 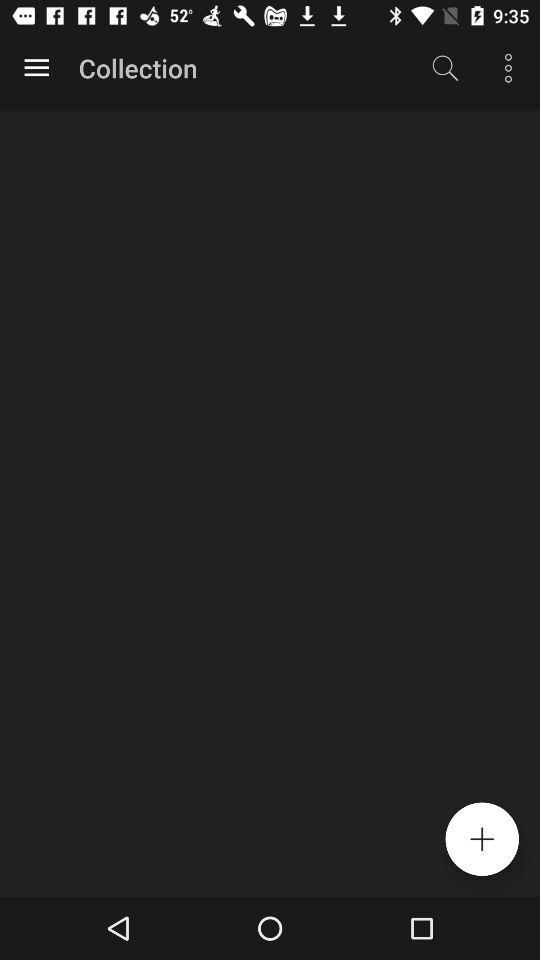 What do you see at coordinates (36, 68) in the screenshot?
I see `the collection option` at bounding box center [36, 68].